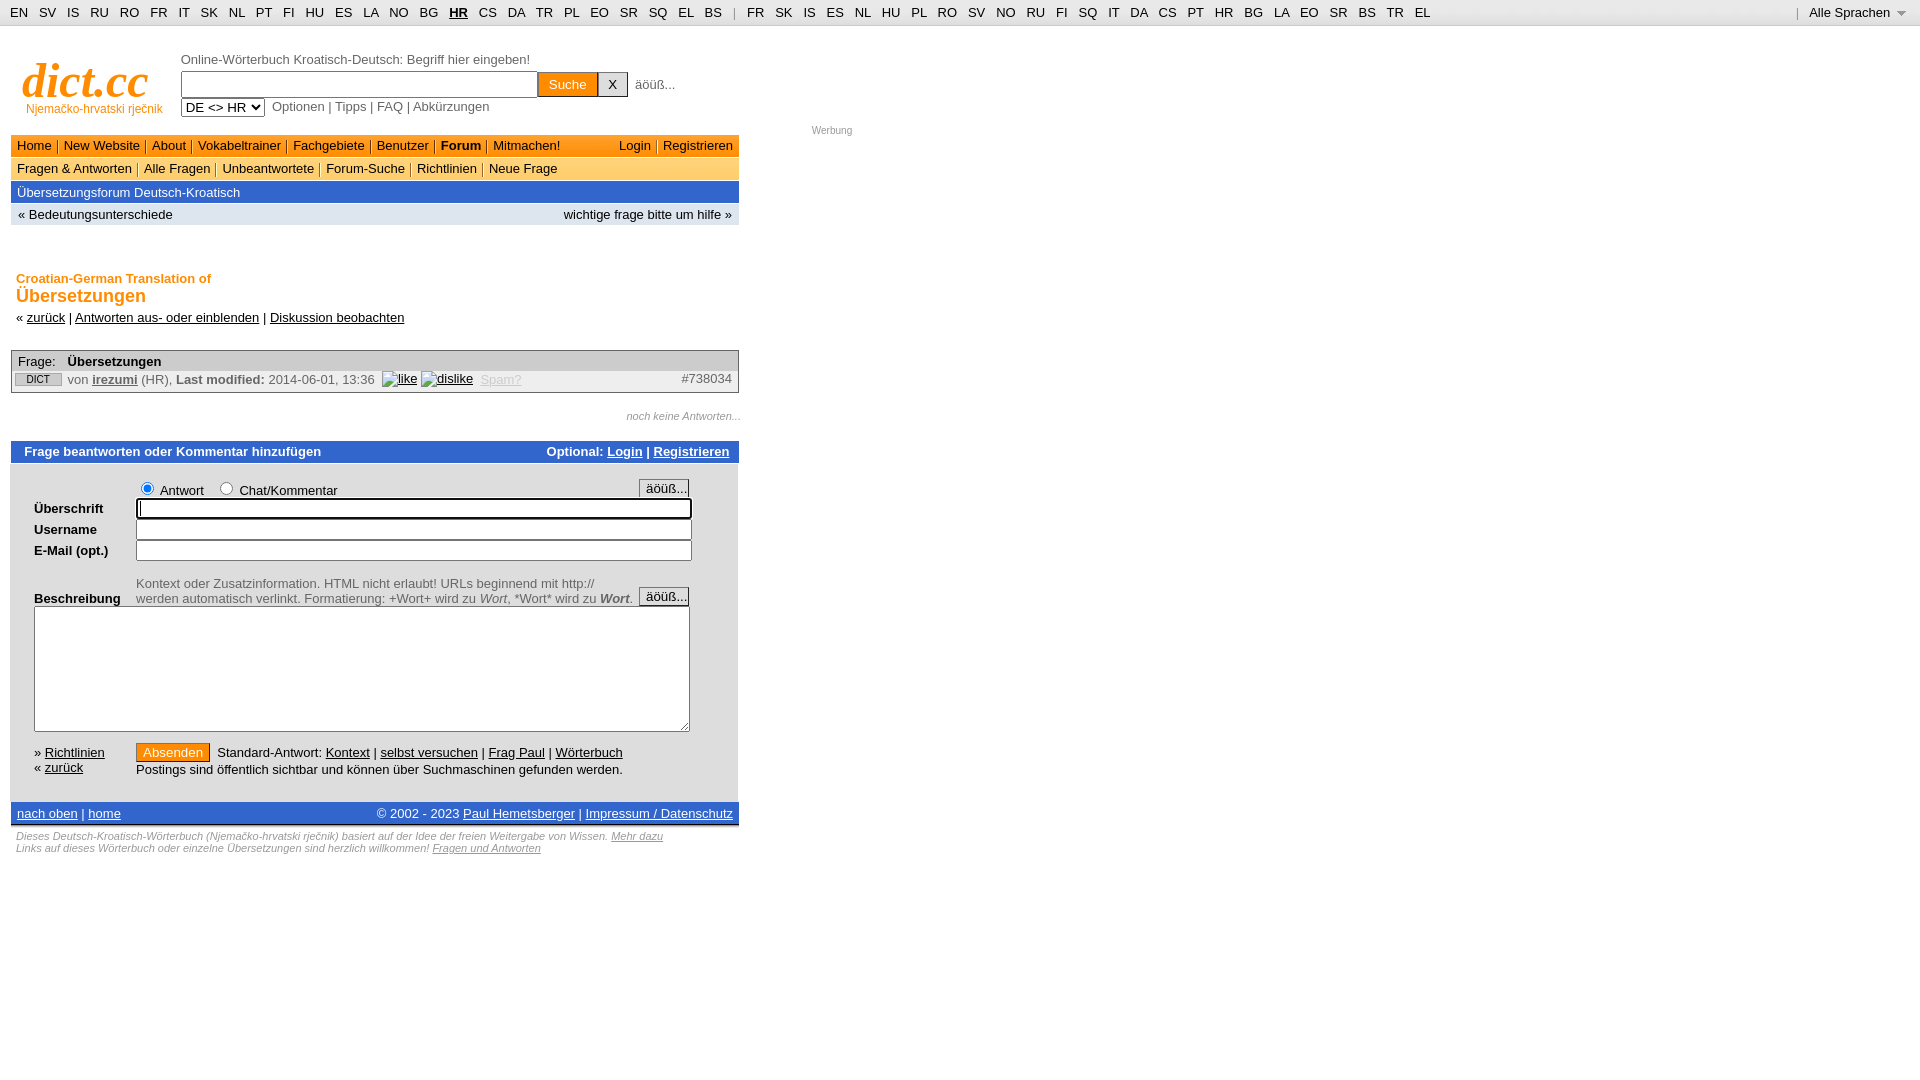 This screenshot has width=1920, height=1080. I want to click on 'Fachgebiete', so click(329, 144).